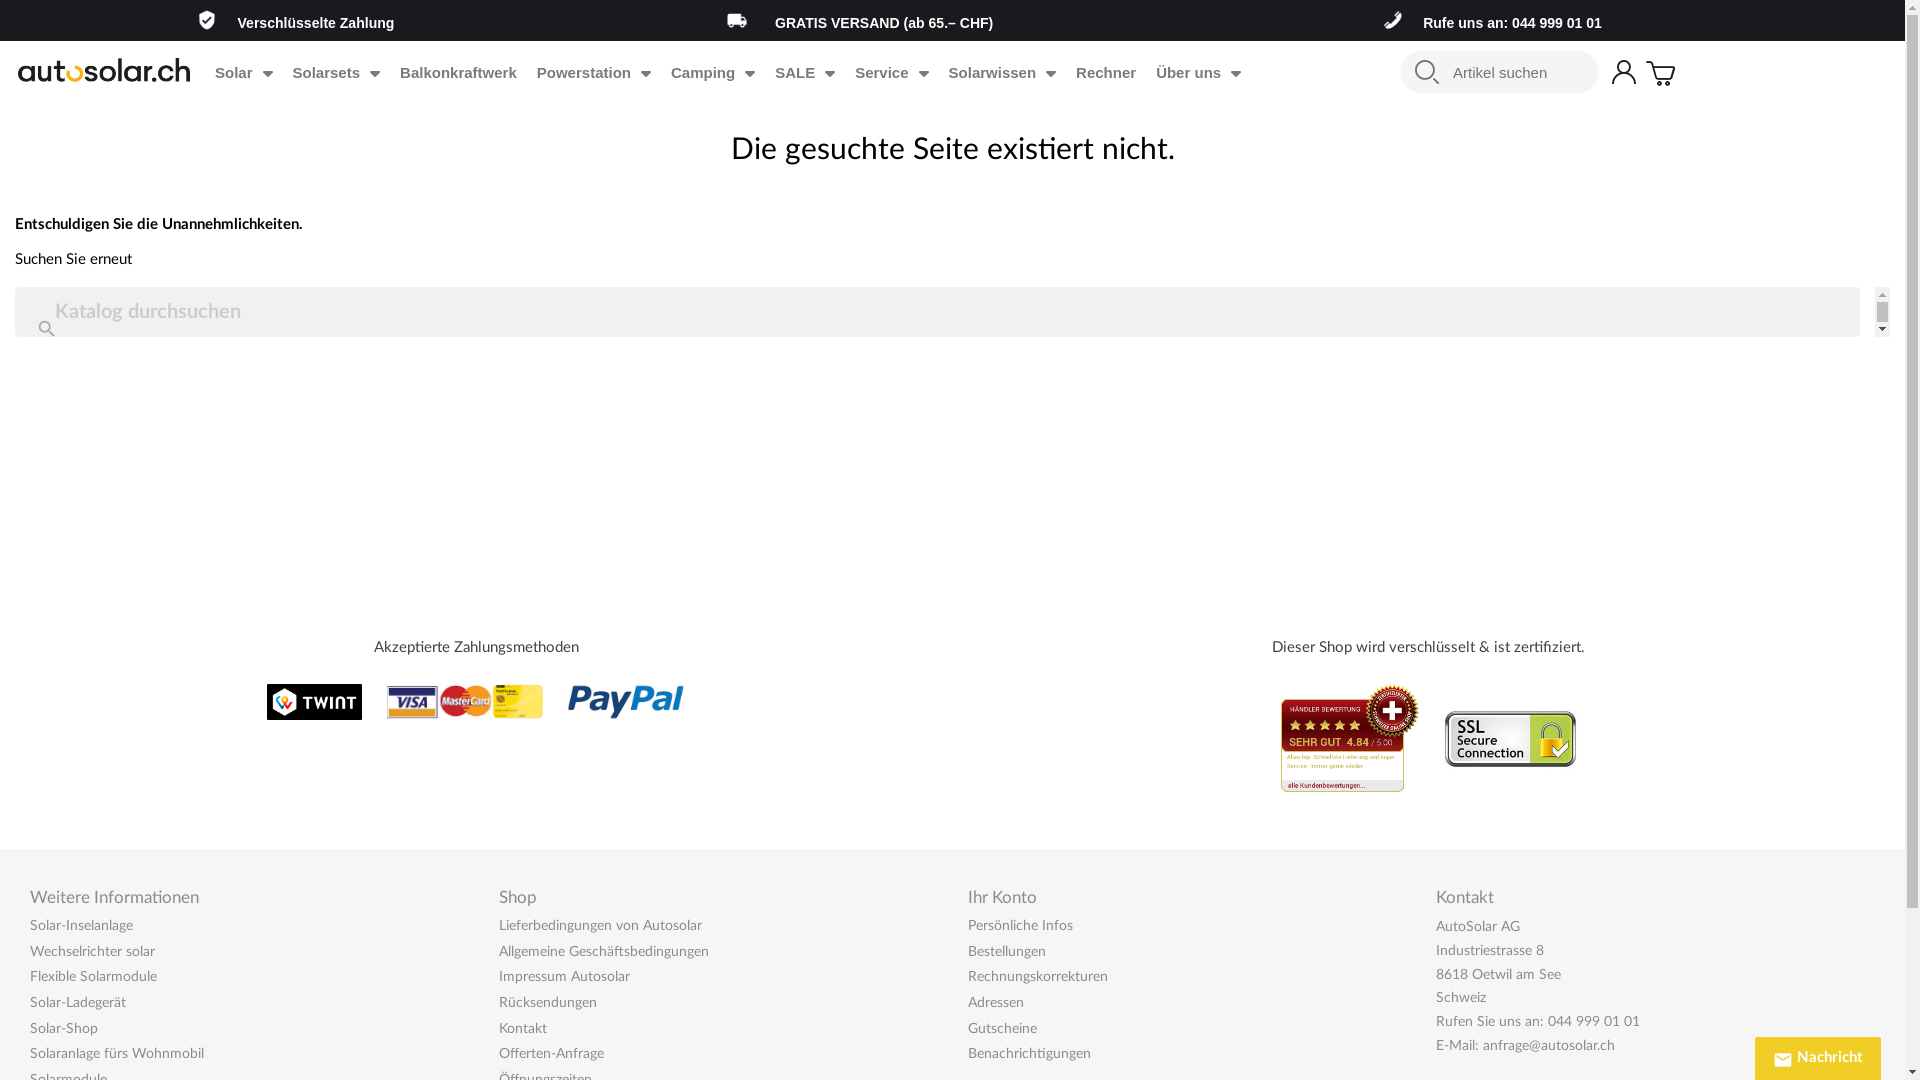  What do you see at coordinates (599, 925) in the screenshot?
I see `'Lieferbedingungen von Autosolar'` at bounding box center [599, 925].